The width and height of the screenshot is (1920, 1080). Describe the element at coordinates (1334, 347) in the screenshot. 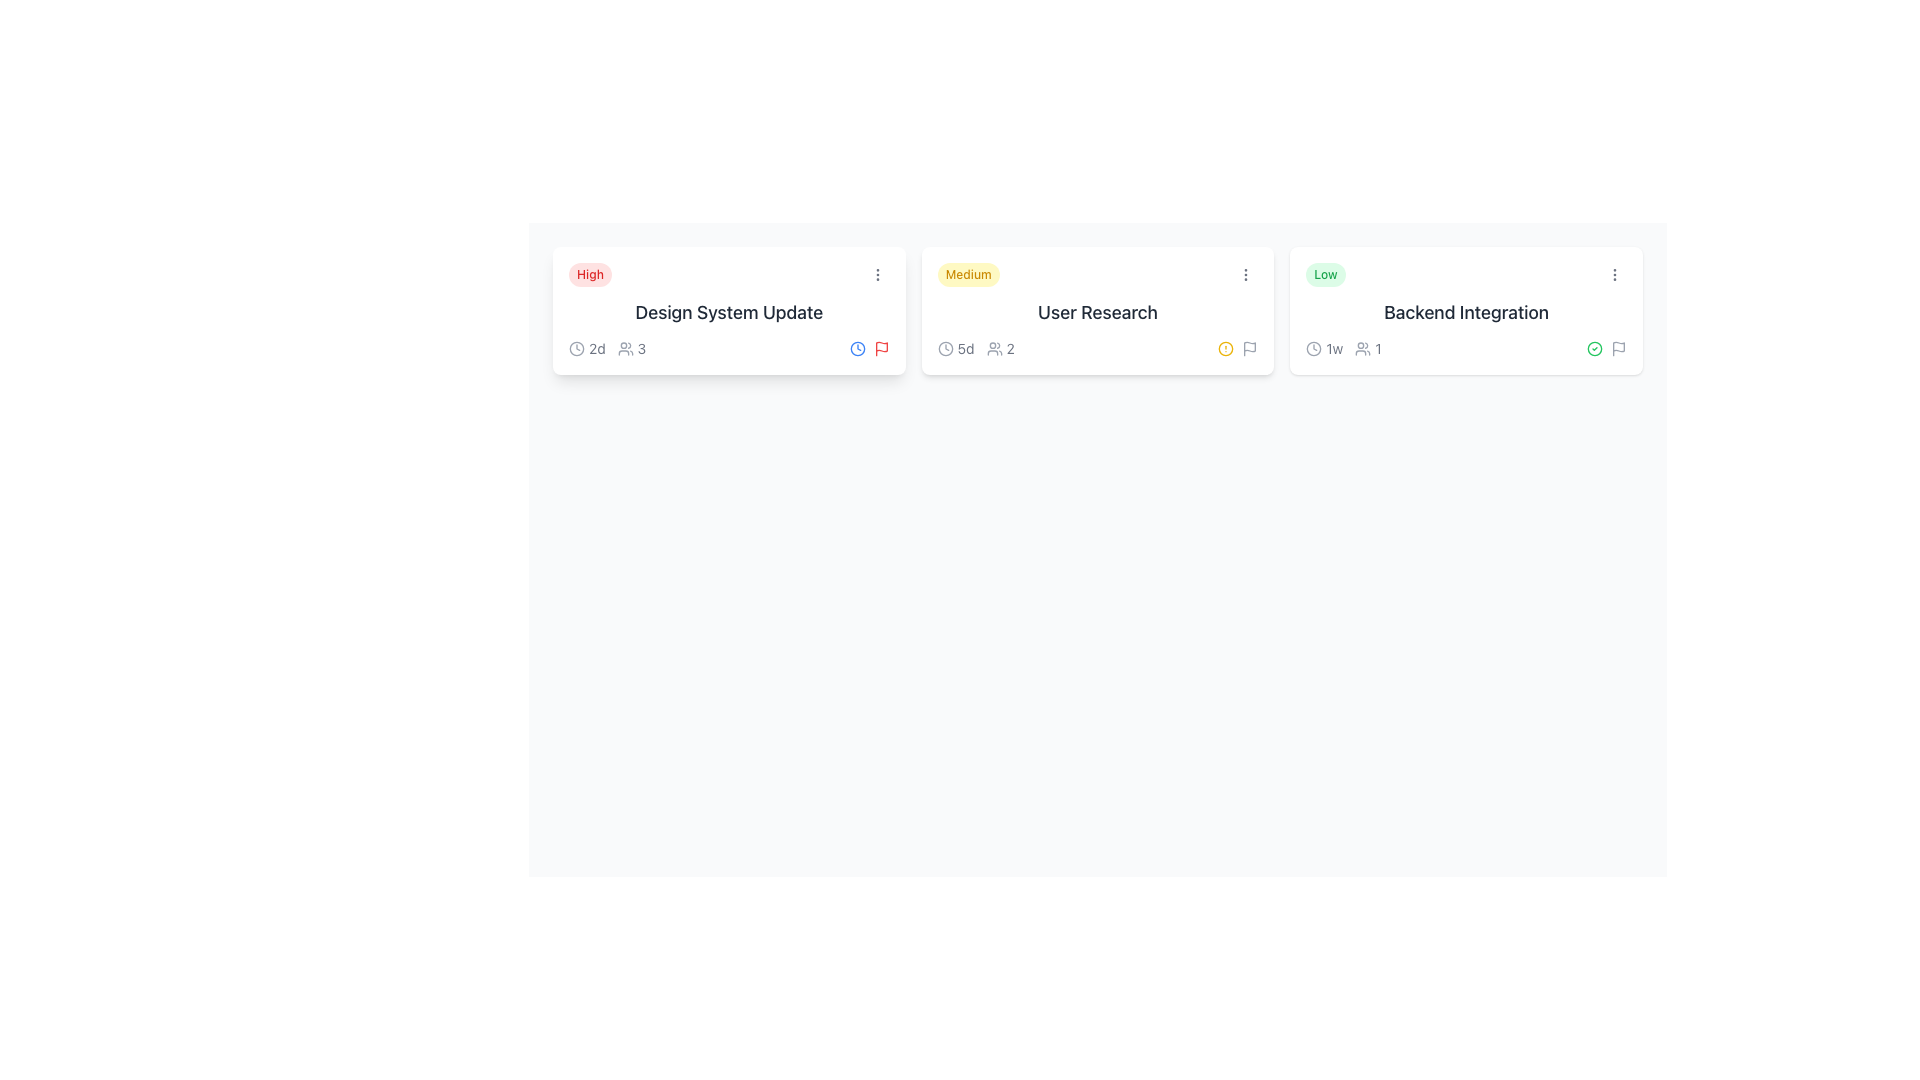

I see `value from the text label stating '1w', which is styled with a smaller font size and gray color, located in the bottom-left corner of the card labeled 'Backend Integration', adjacent to a clock icon` at that location.